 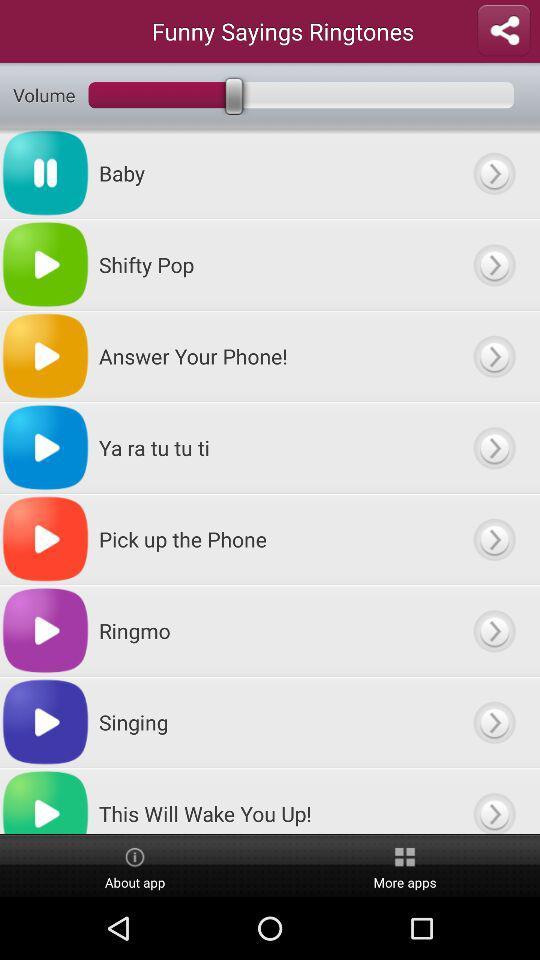 What do you see at coordinates (493, 629) in the screenshot?
I see `ringtone` at bounding box center [493, 629].